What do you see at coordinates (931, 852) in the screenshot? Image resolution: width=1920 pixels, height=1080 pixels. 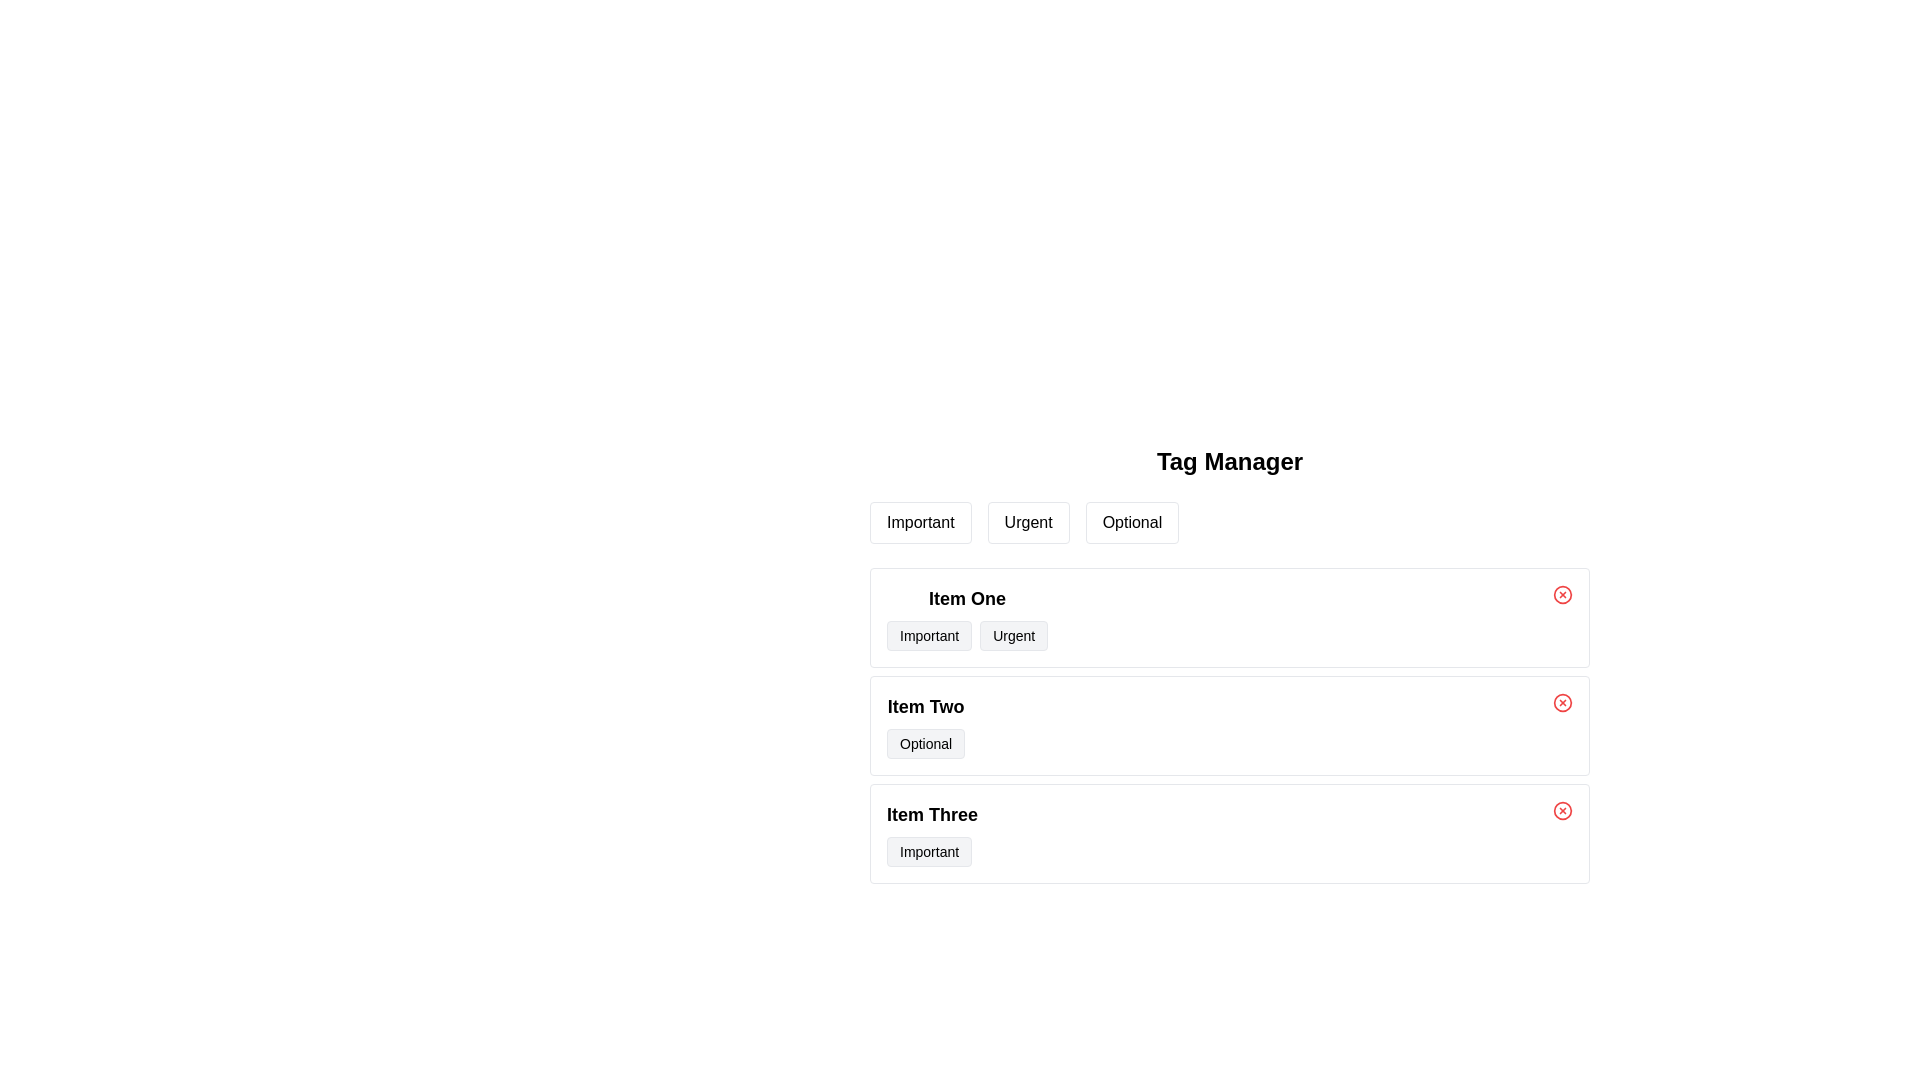 I see `the 'Important' tag label, which is a small rounded rectangular tag with a light gray background and black text` at bounding box center [931, 852].